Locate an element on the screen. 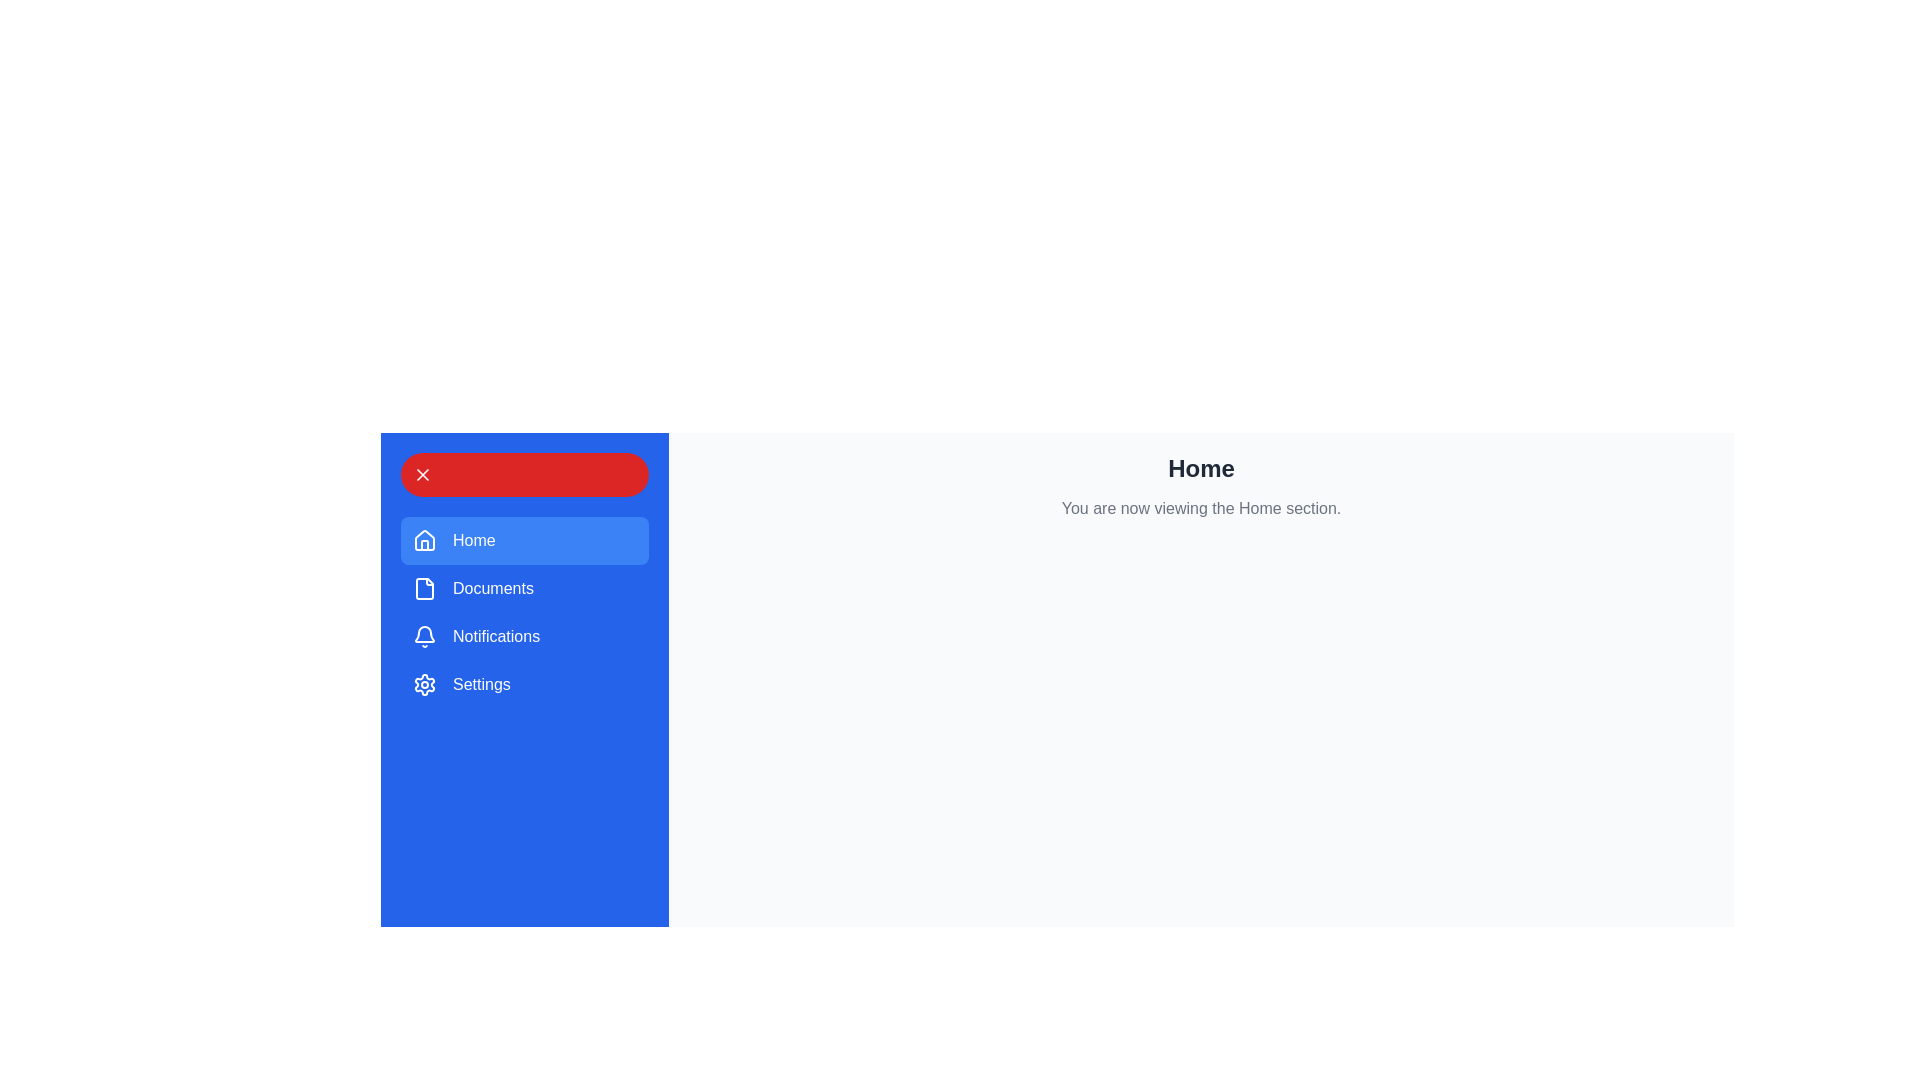  the menu item Documents from the drawer menu is located at coordinates (524, 588).